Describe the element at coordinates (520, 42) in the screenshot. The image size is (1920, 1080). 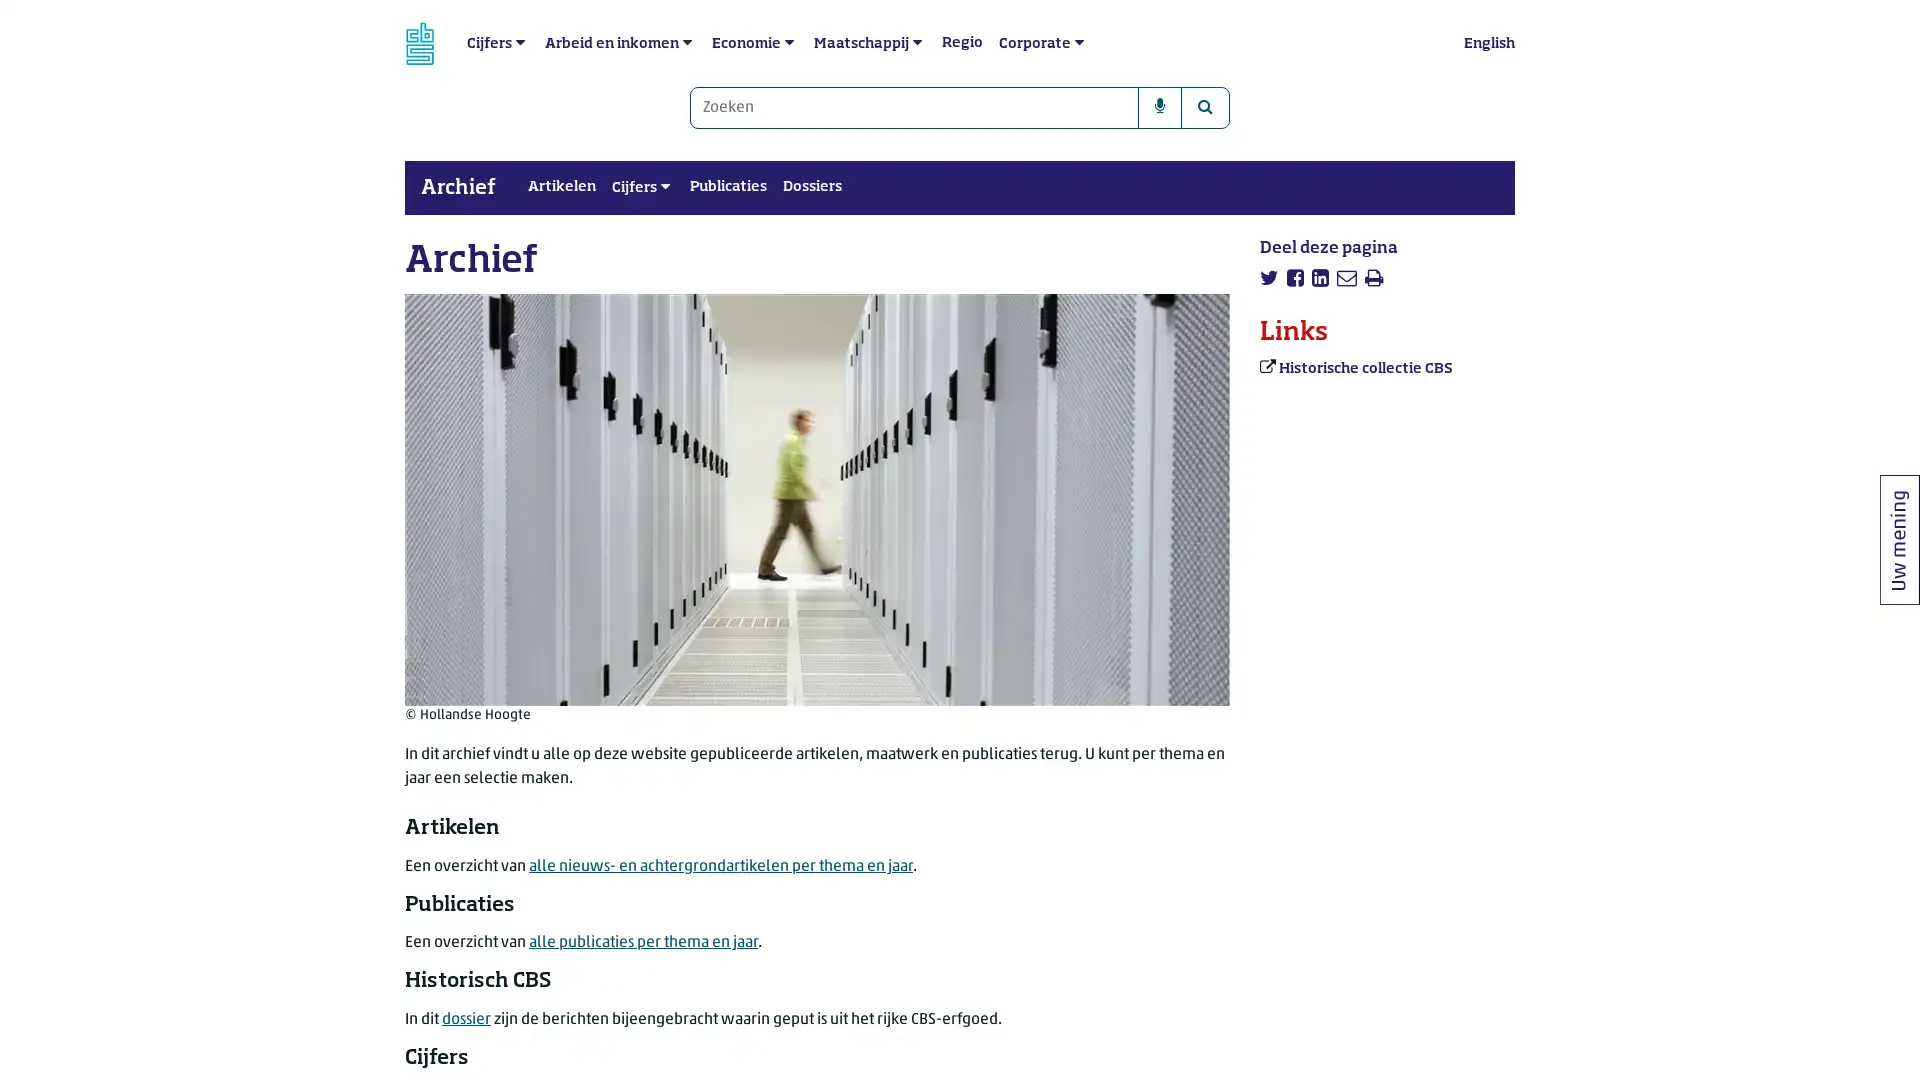
I see `submenu Cijfers` at that location.